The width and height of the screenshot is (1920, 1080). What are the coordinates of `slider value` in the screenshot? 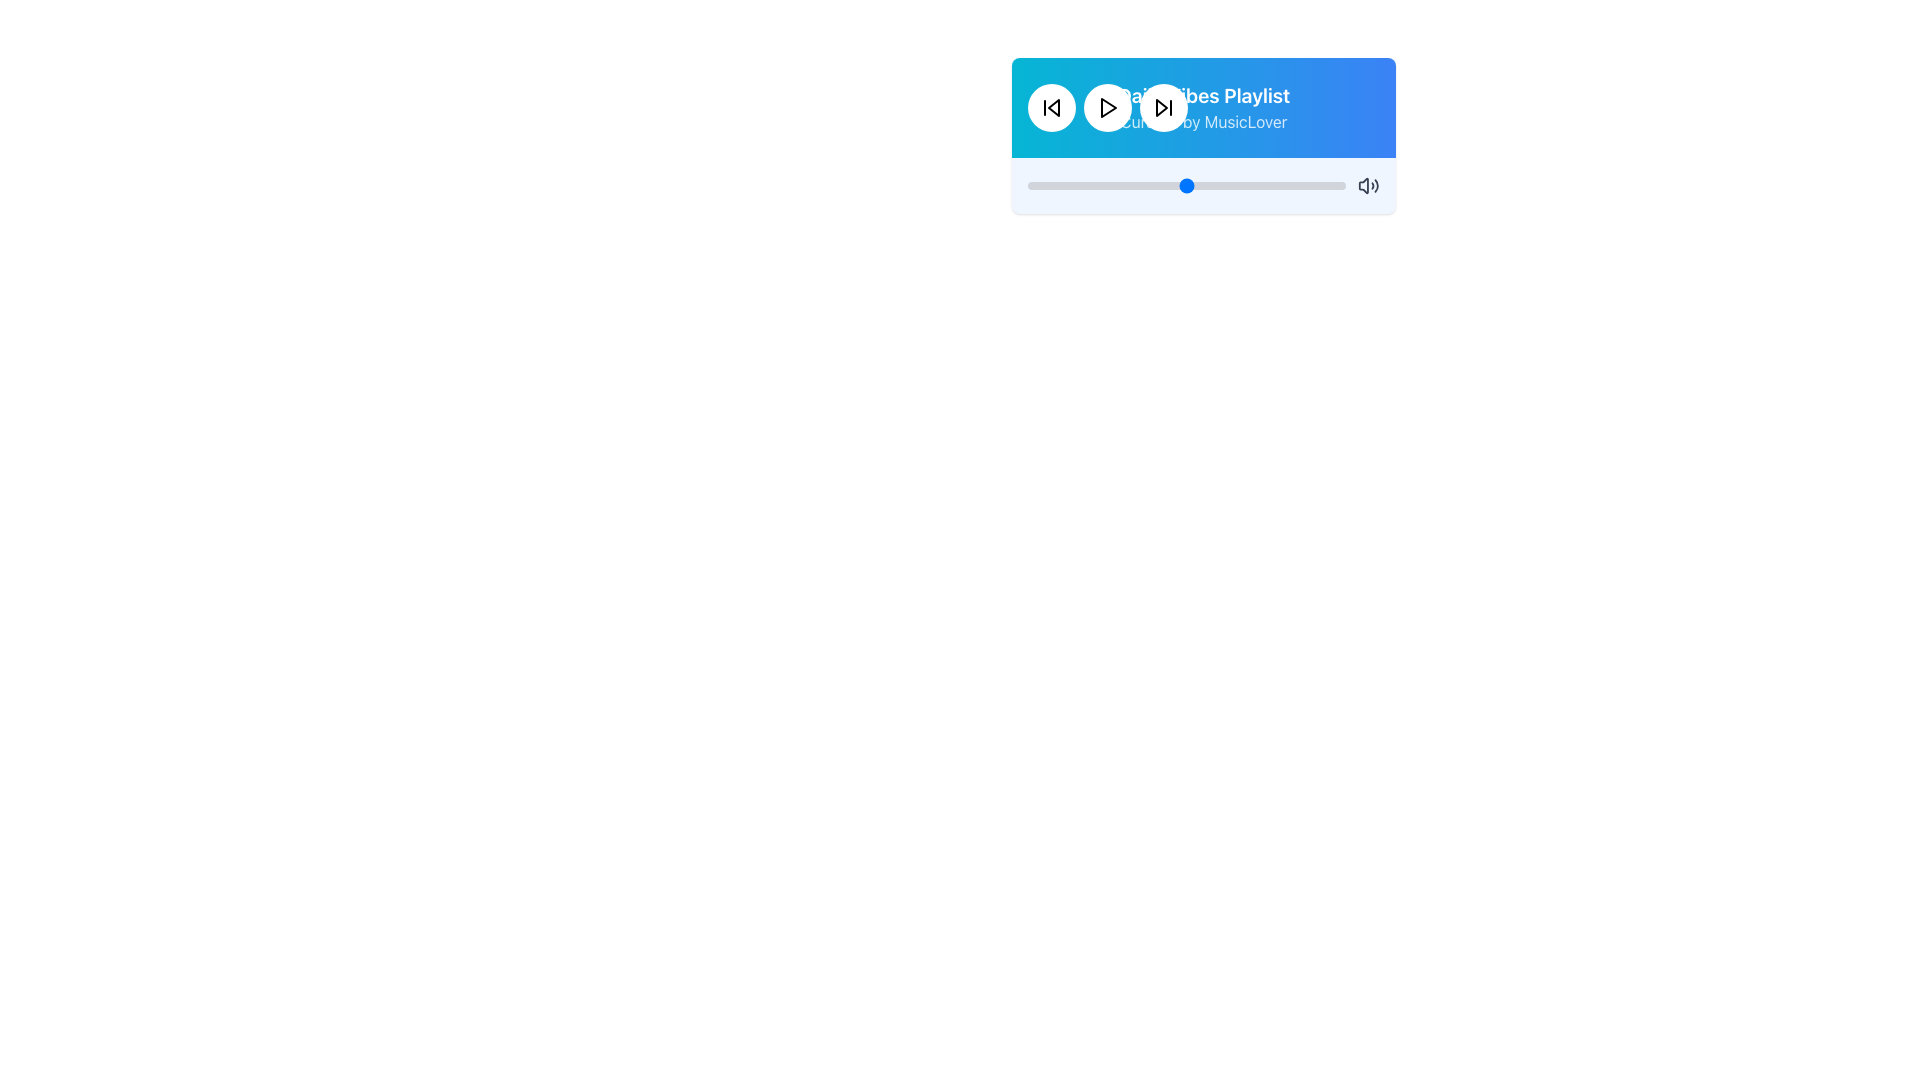 It's located at (1183, 185).